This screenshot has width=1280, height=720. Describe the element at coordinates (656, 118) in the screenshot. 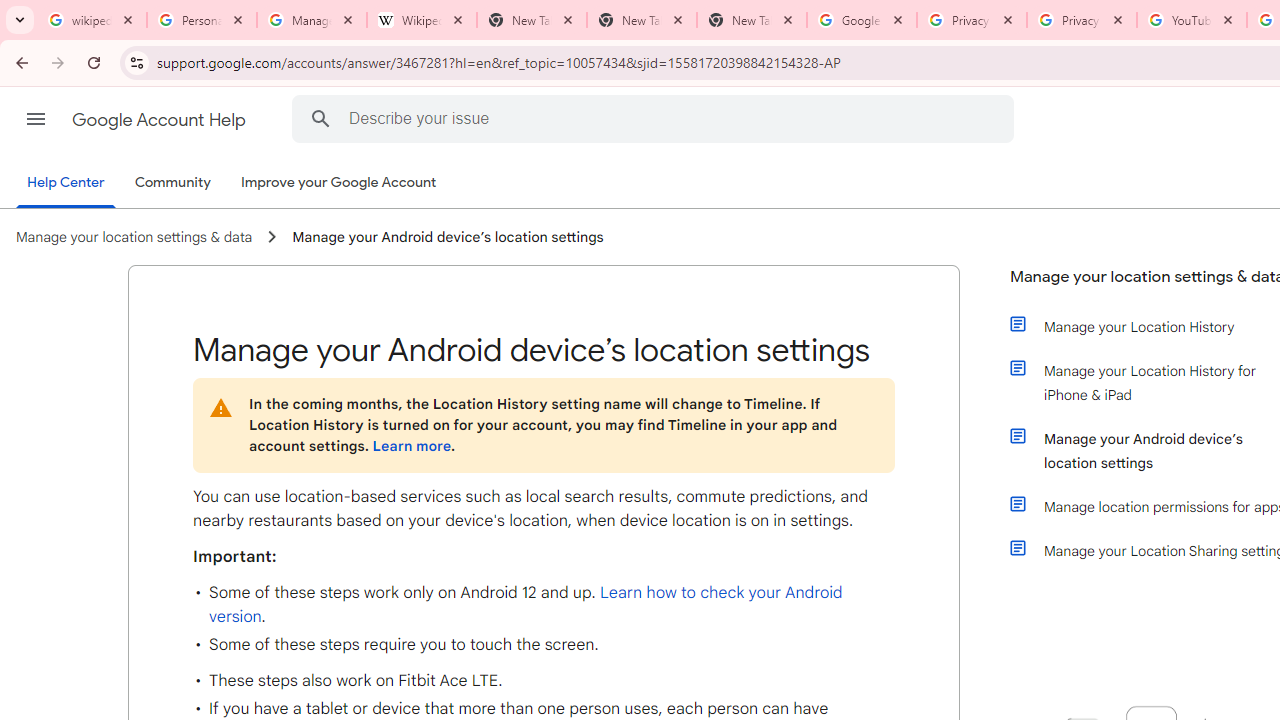

I see `'Describe your issue'` at that location.